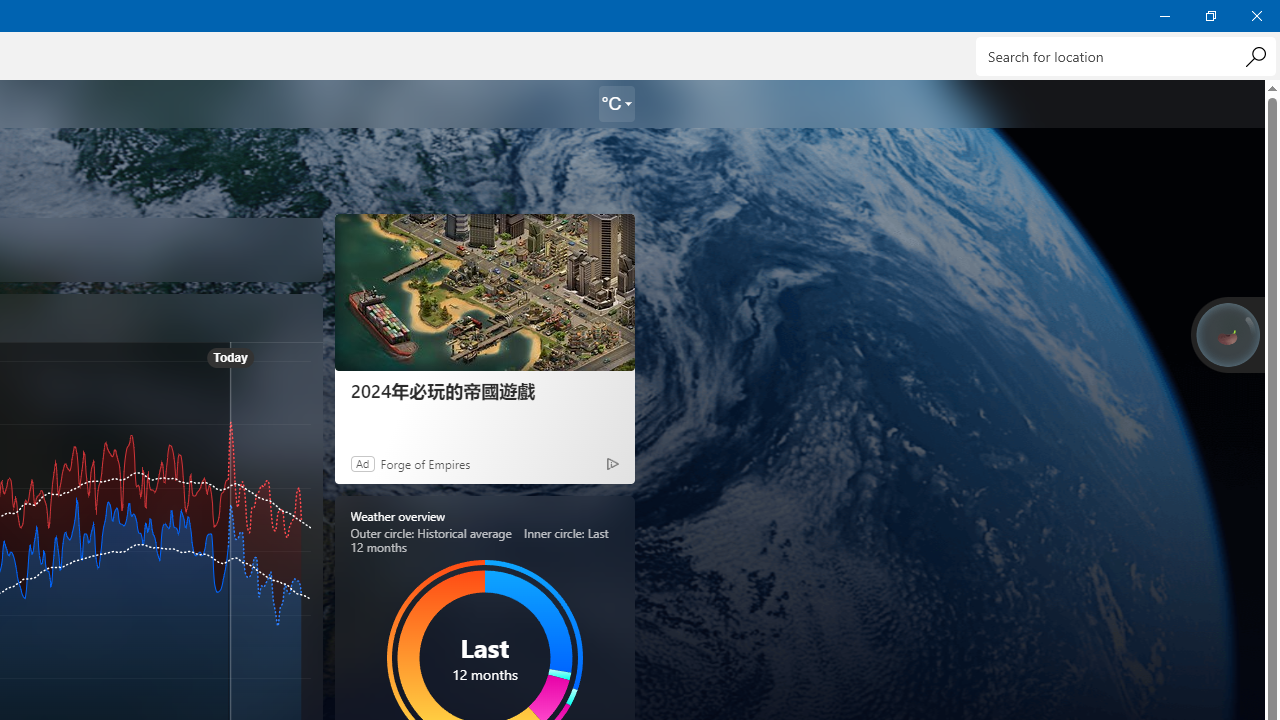 The width and height of the screenshot is (1280, 720). I want to click on 'Search for location', so click(1125, 55).